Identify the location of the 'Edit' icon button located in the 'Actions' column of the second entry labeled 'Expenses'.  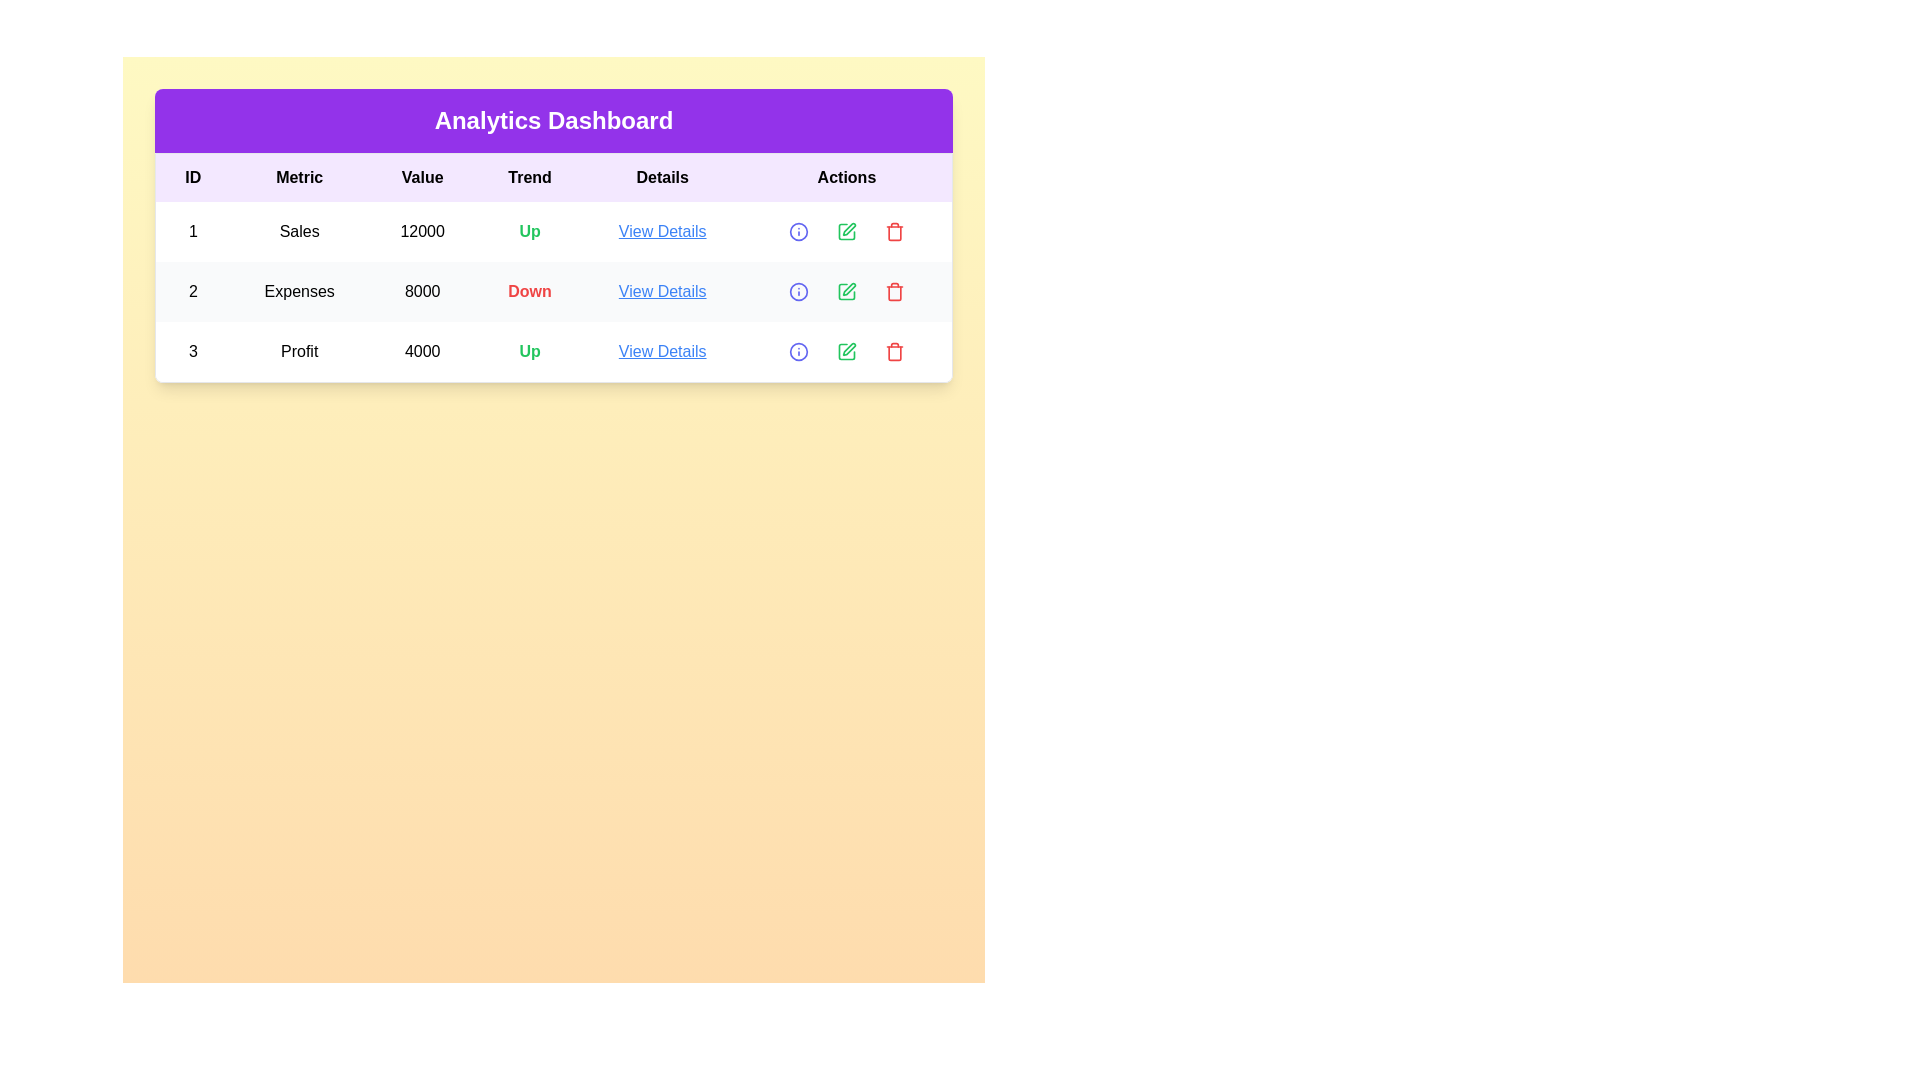
(846, 292).